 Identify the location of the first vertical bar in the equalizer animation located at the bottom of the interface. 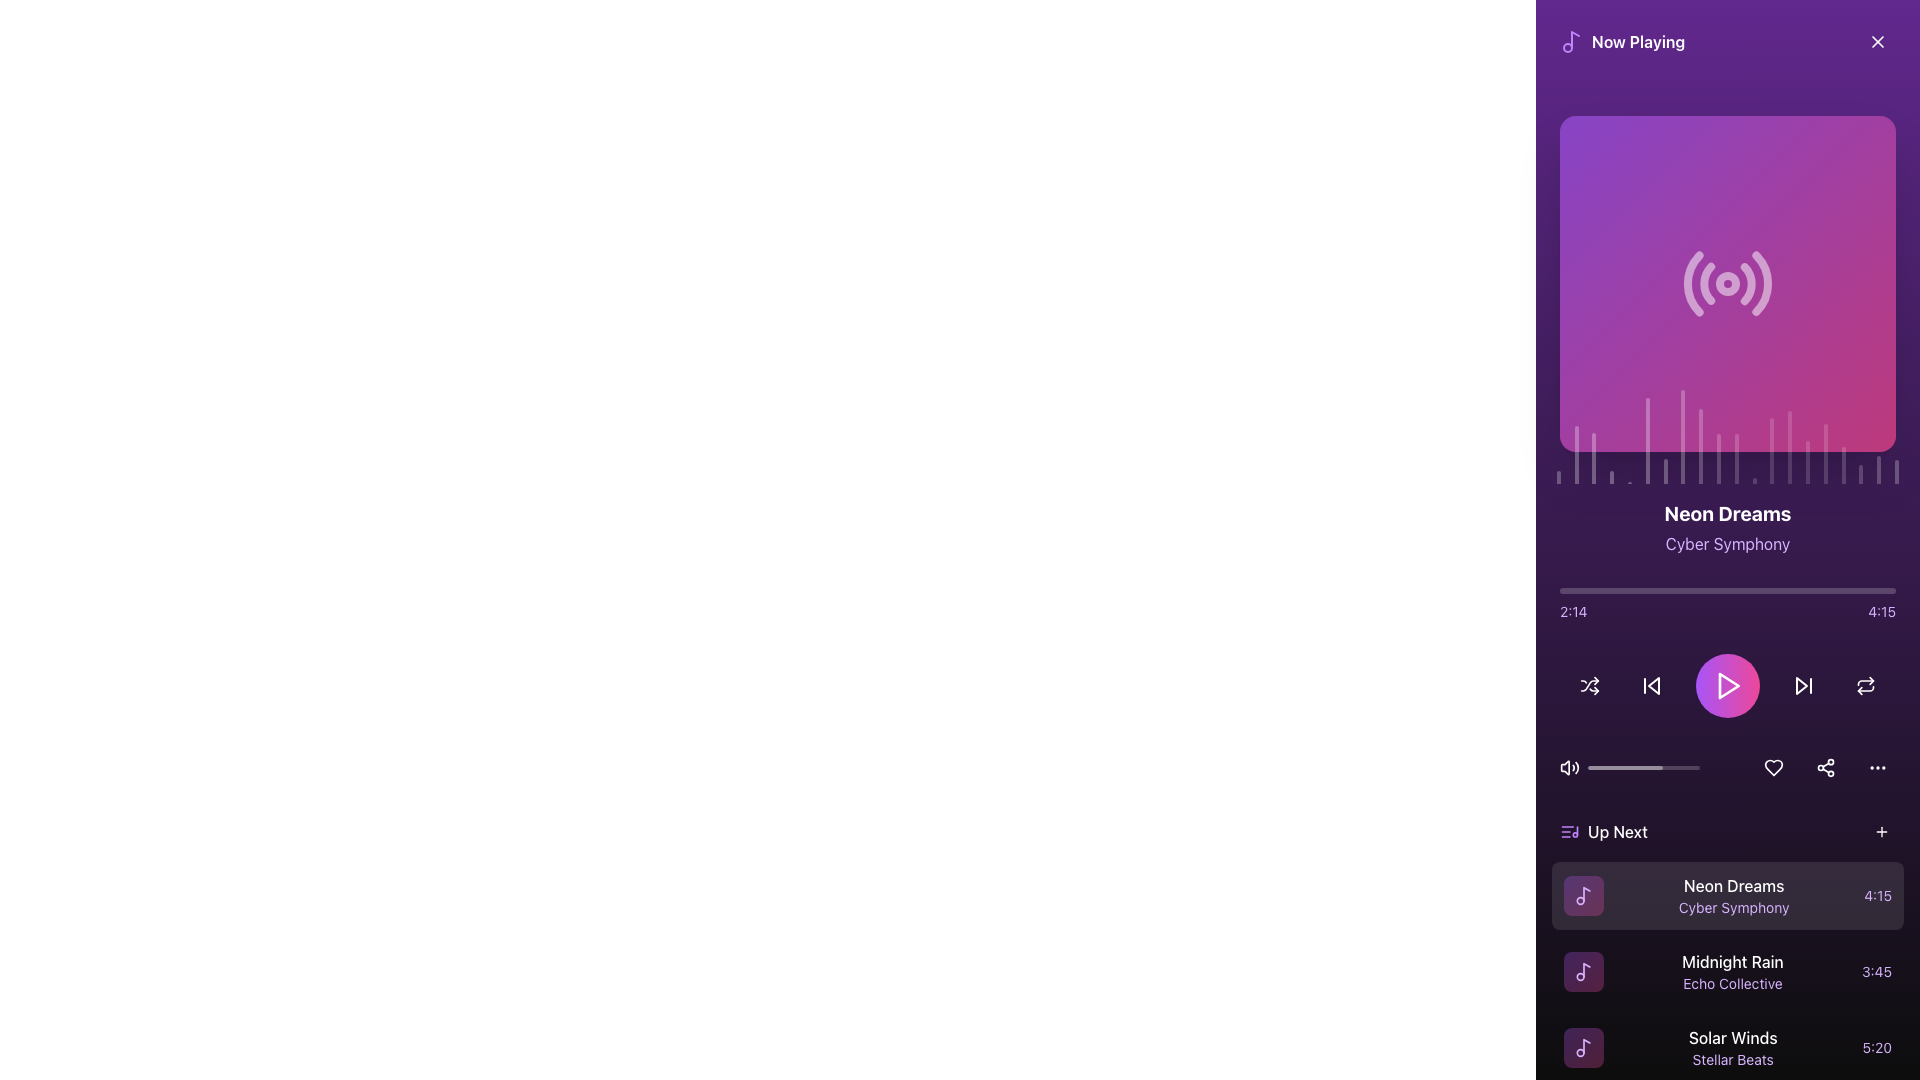
(1557, 477).